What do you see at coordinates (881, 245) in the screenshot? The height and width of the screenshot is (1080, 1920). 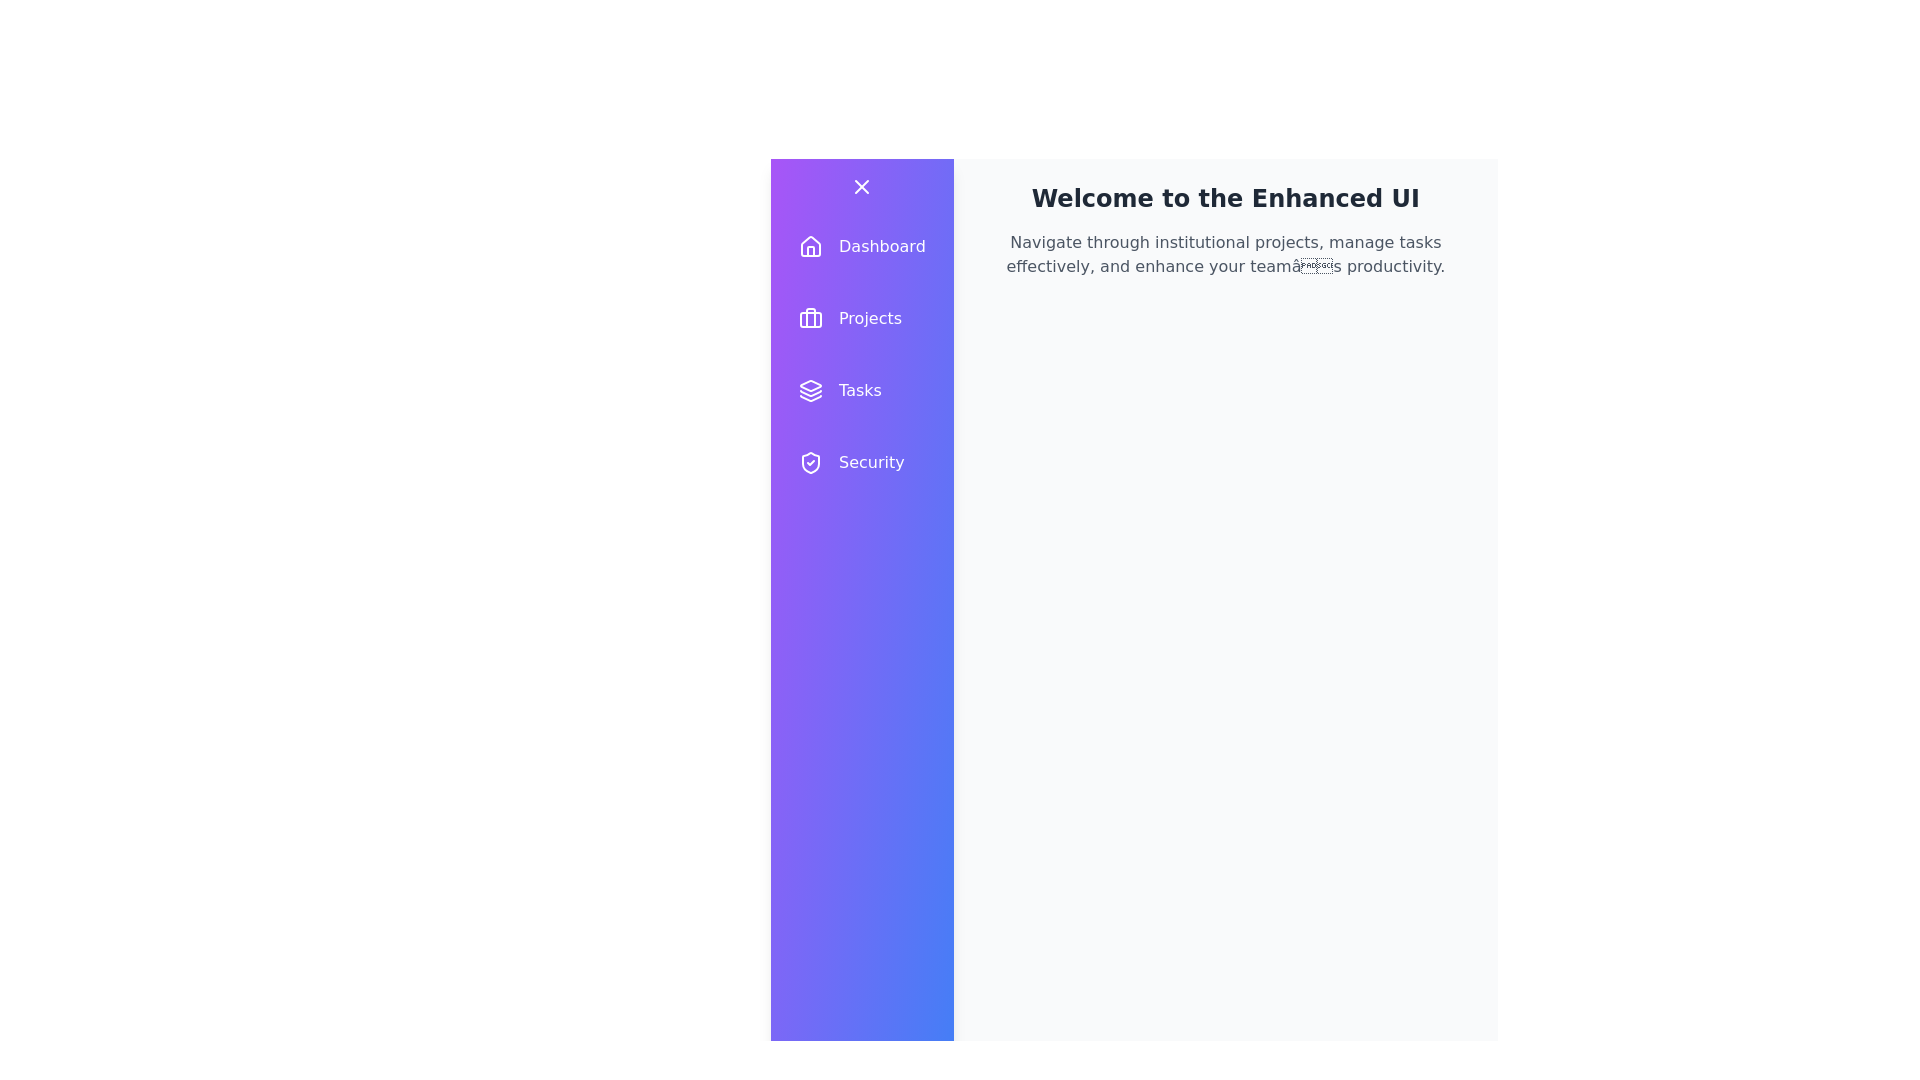 I see `the 'Dashboard' text label styled in white on a purple gradient sidebar, which is the first element in a vertical list of navigation options` at bounding box center [881, 245].